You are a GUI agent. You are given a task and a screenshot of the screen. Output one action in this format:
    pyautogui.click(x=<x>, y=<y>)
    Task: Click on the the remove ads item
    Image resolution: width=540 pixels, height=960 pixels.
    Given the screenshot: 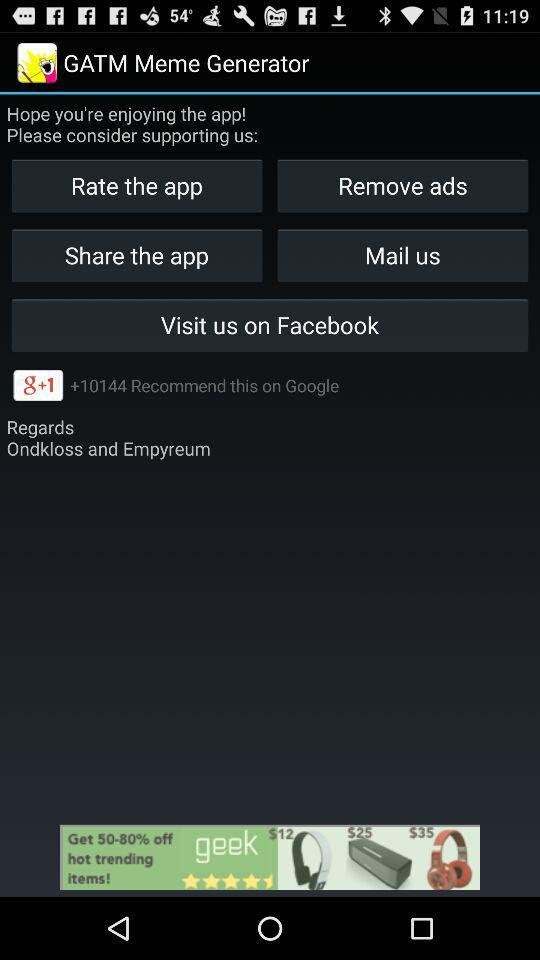 What is the action you would take?
    pyautogui.click(x=402, y=185)
    